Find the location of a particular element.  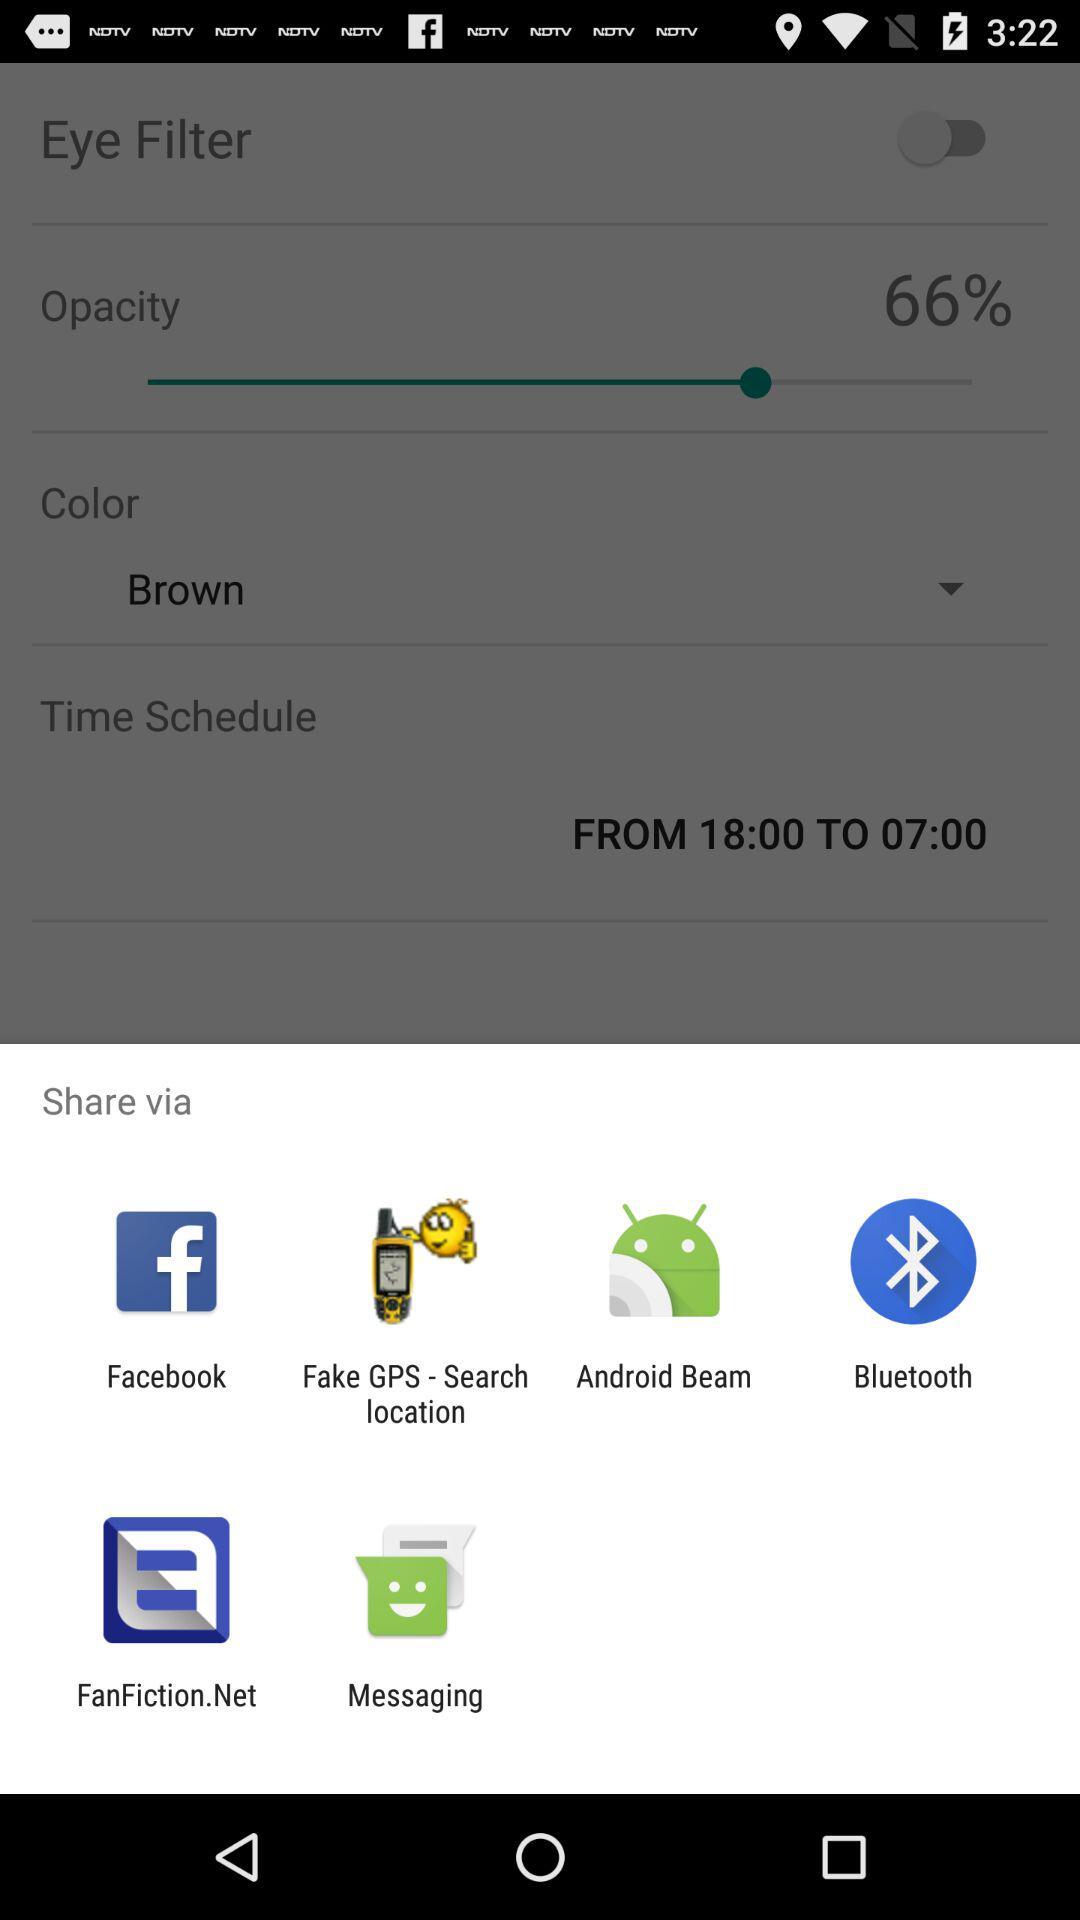

fanfiction.net item is located at coordinates (165, 1711).